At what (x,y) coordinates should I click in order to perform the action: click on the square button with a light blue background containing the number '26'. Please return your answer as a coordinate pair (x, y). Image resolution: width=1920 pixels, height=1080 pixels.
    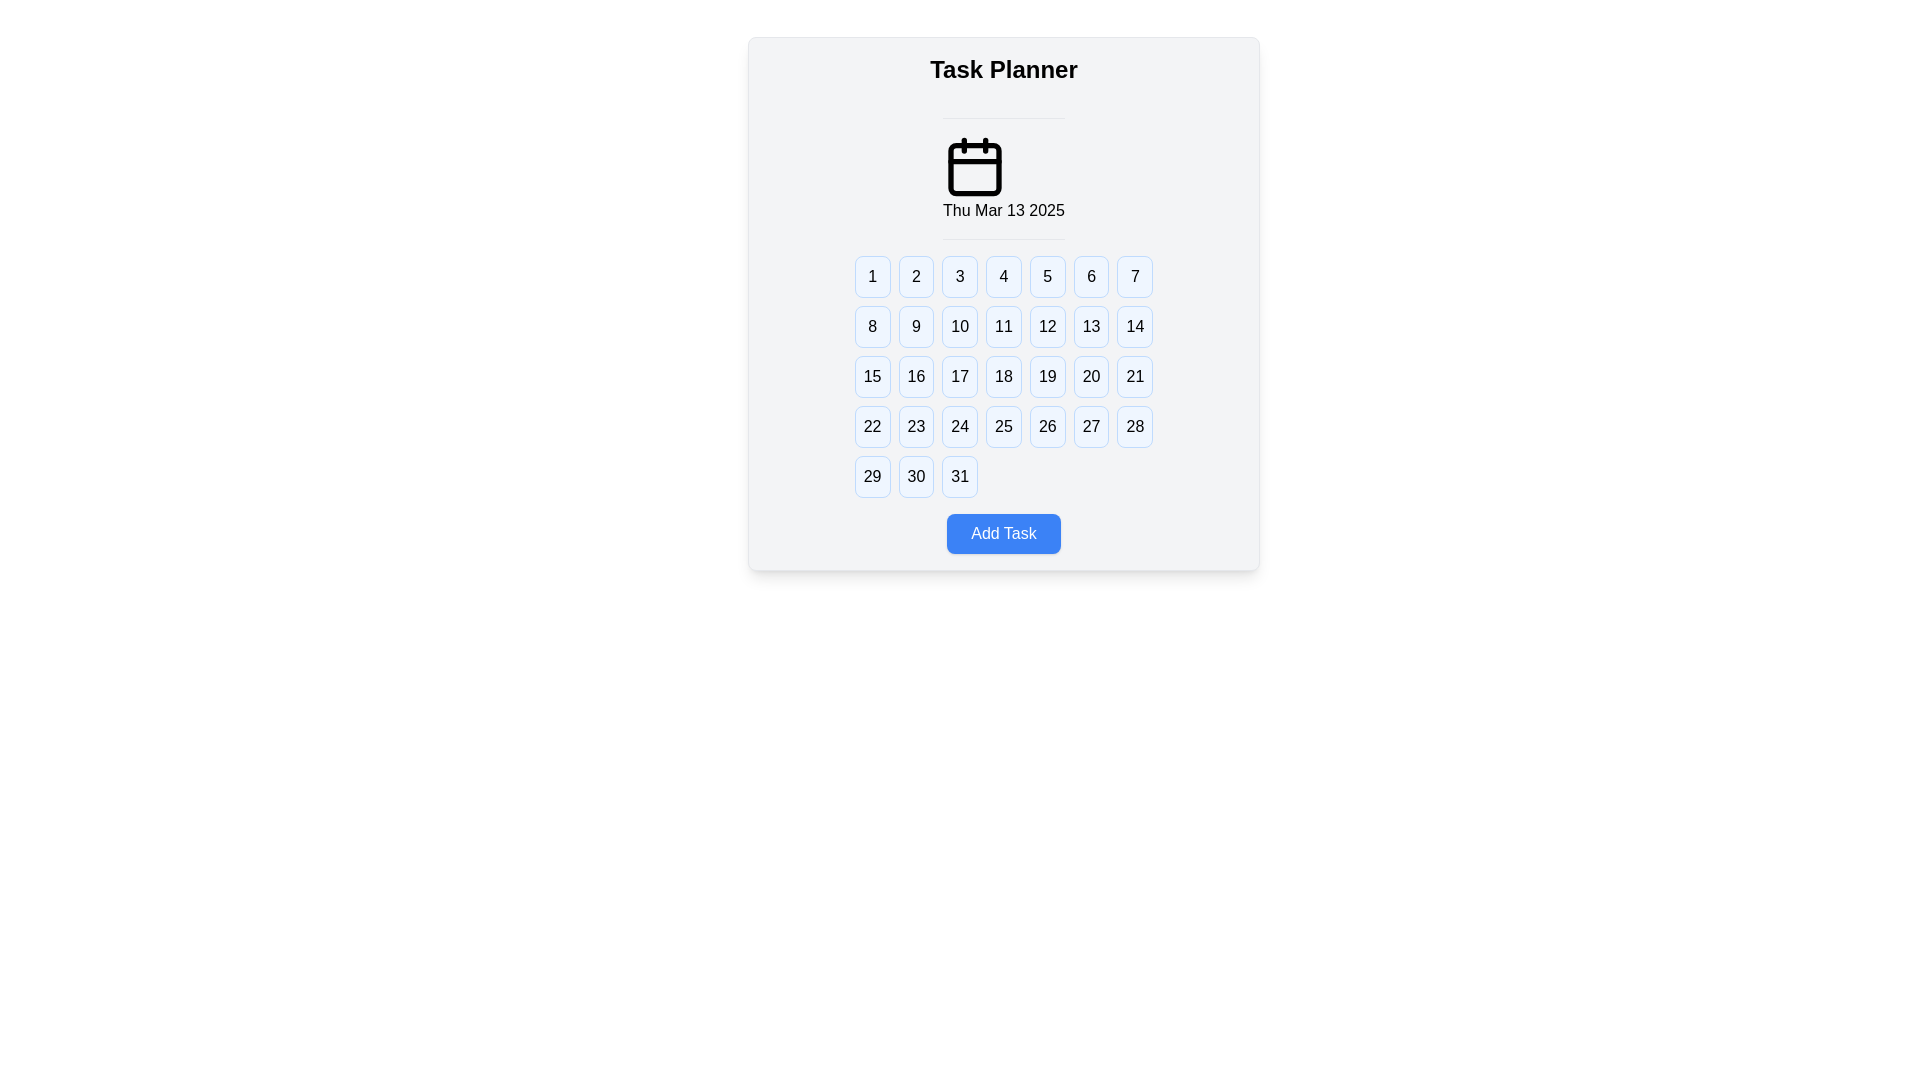
    Looking at the image, I should click on (1046, 426).